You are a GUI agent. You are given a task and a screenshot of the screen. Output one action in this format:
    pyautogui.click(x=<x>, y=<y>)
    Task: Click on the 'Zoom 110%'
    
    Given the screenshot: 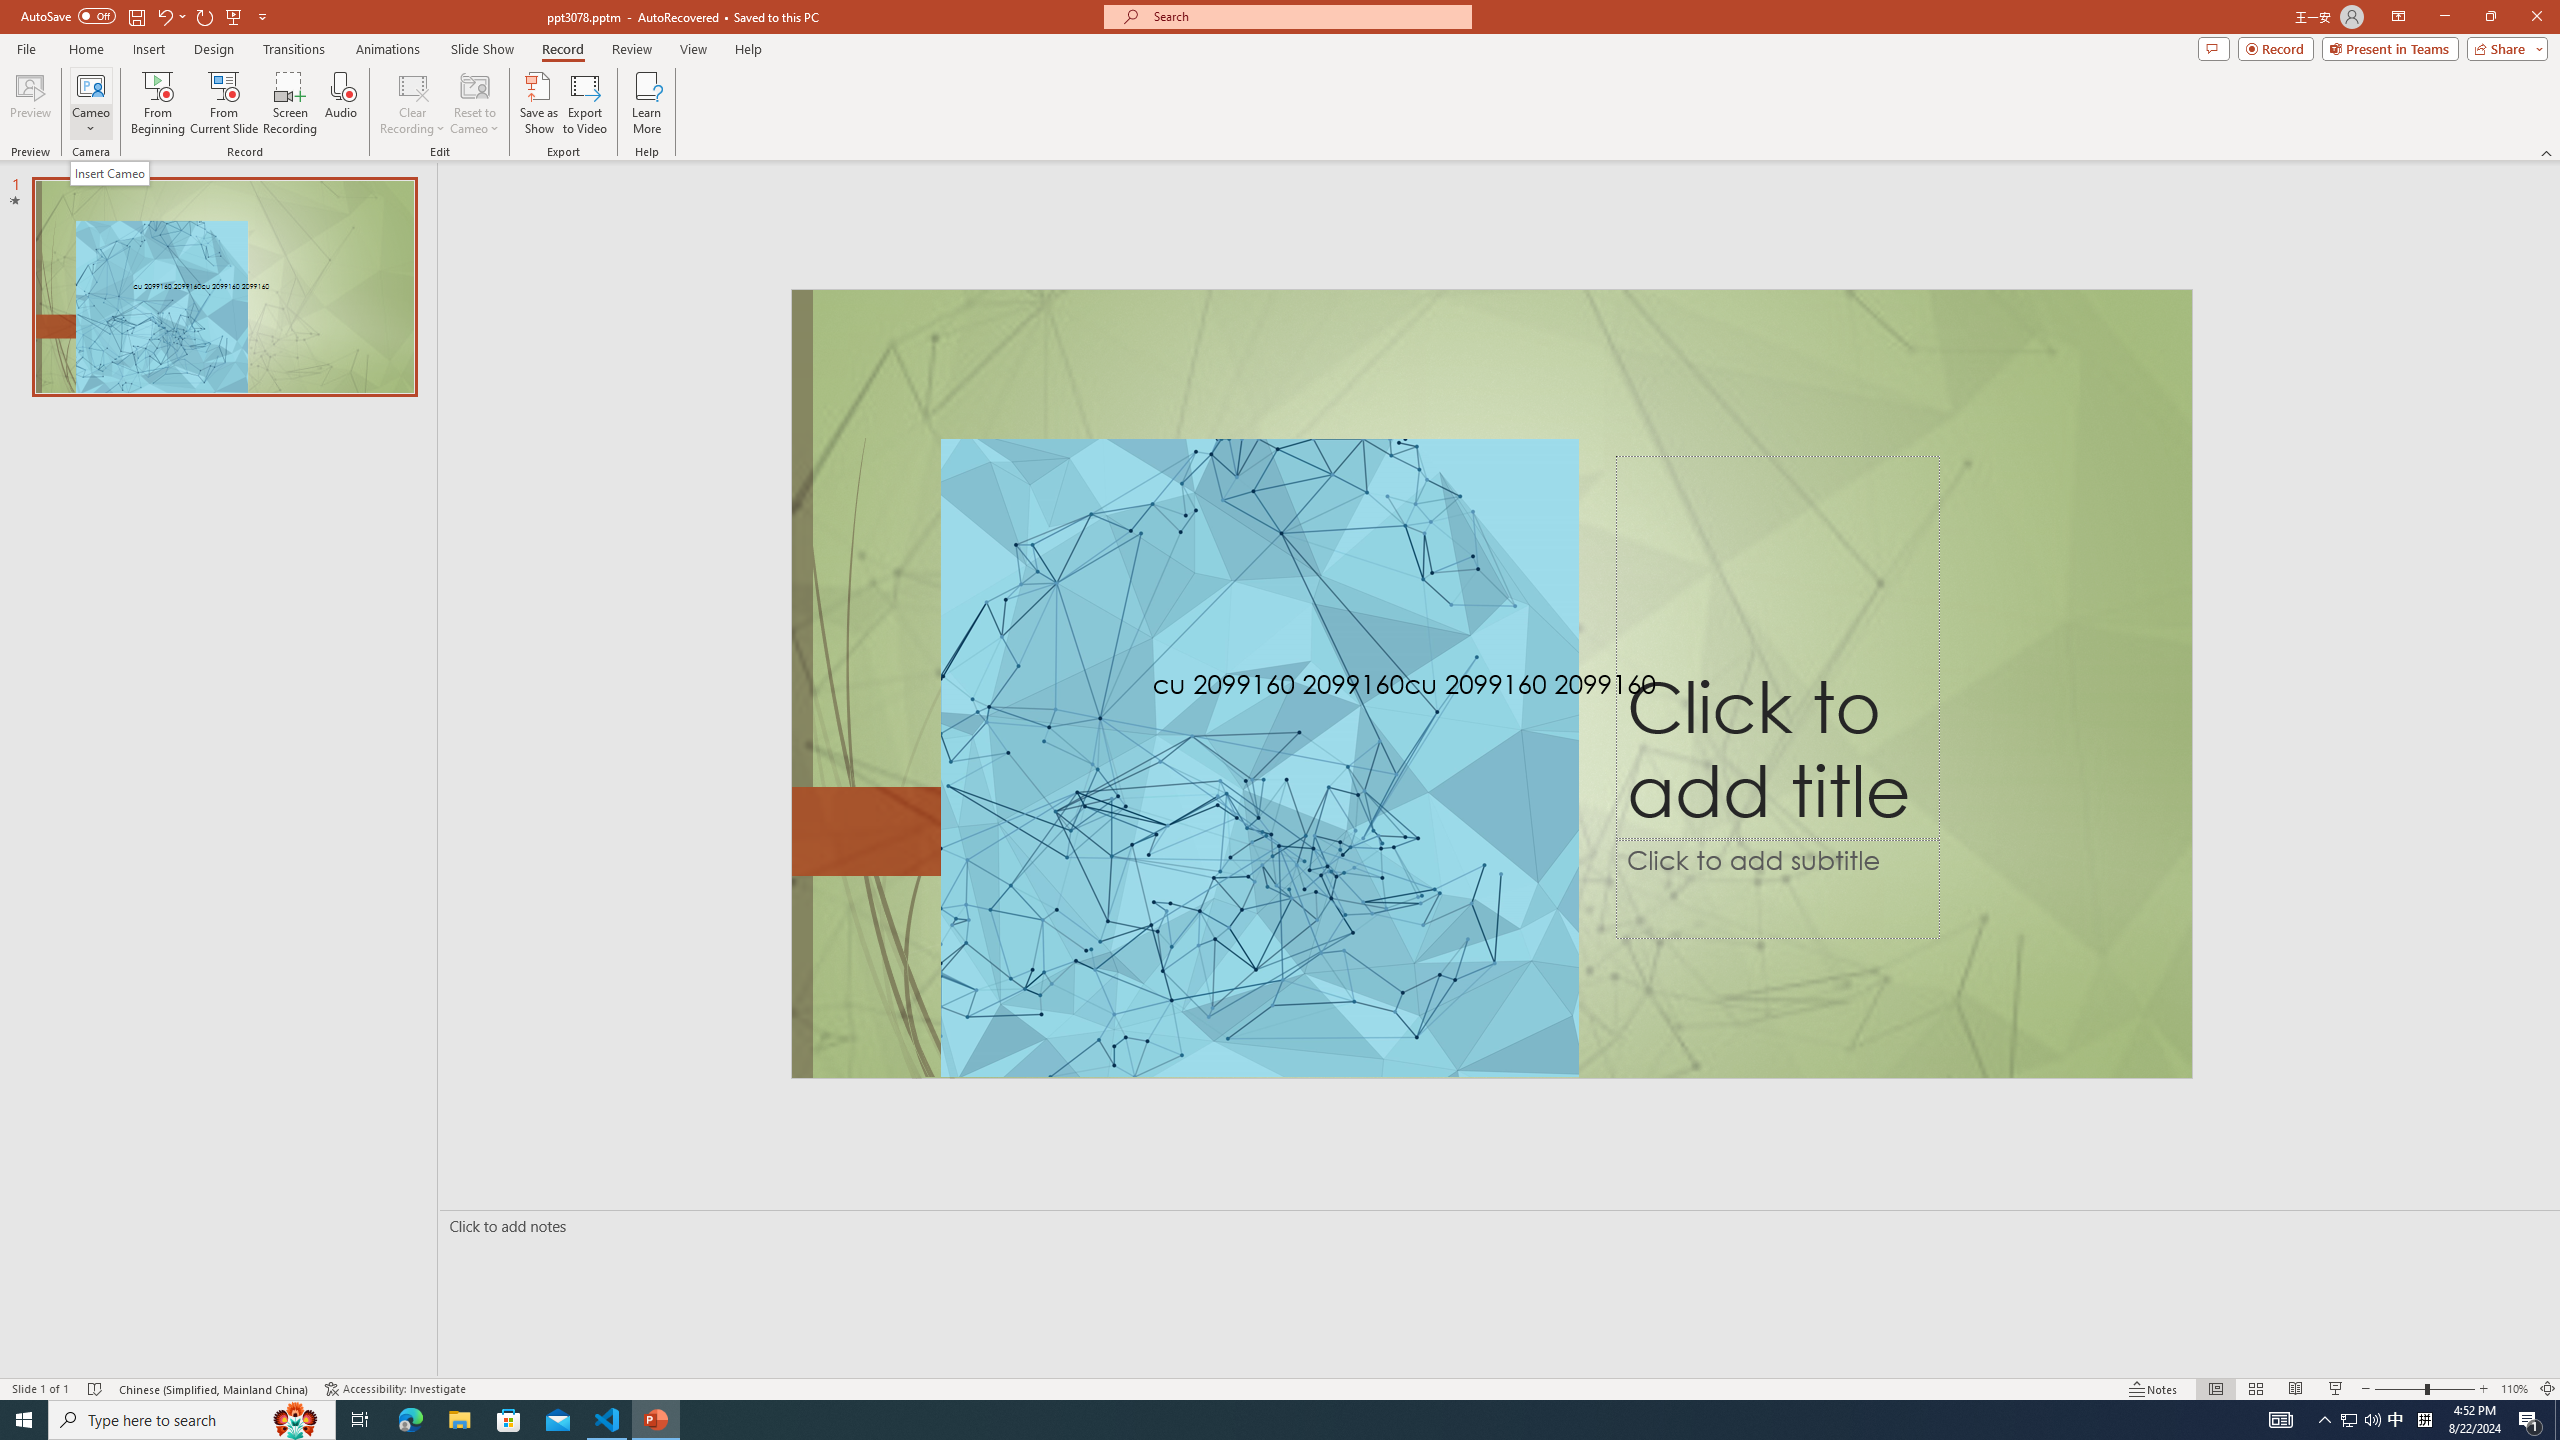 What is the action you would take?
    pyautogui.click(x=2515, y=1389)
    